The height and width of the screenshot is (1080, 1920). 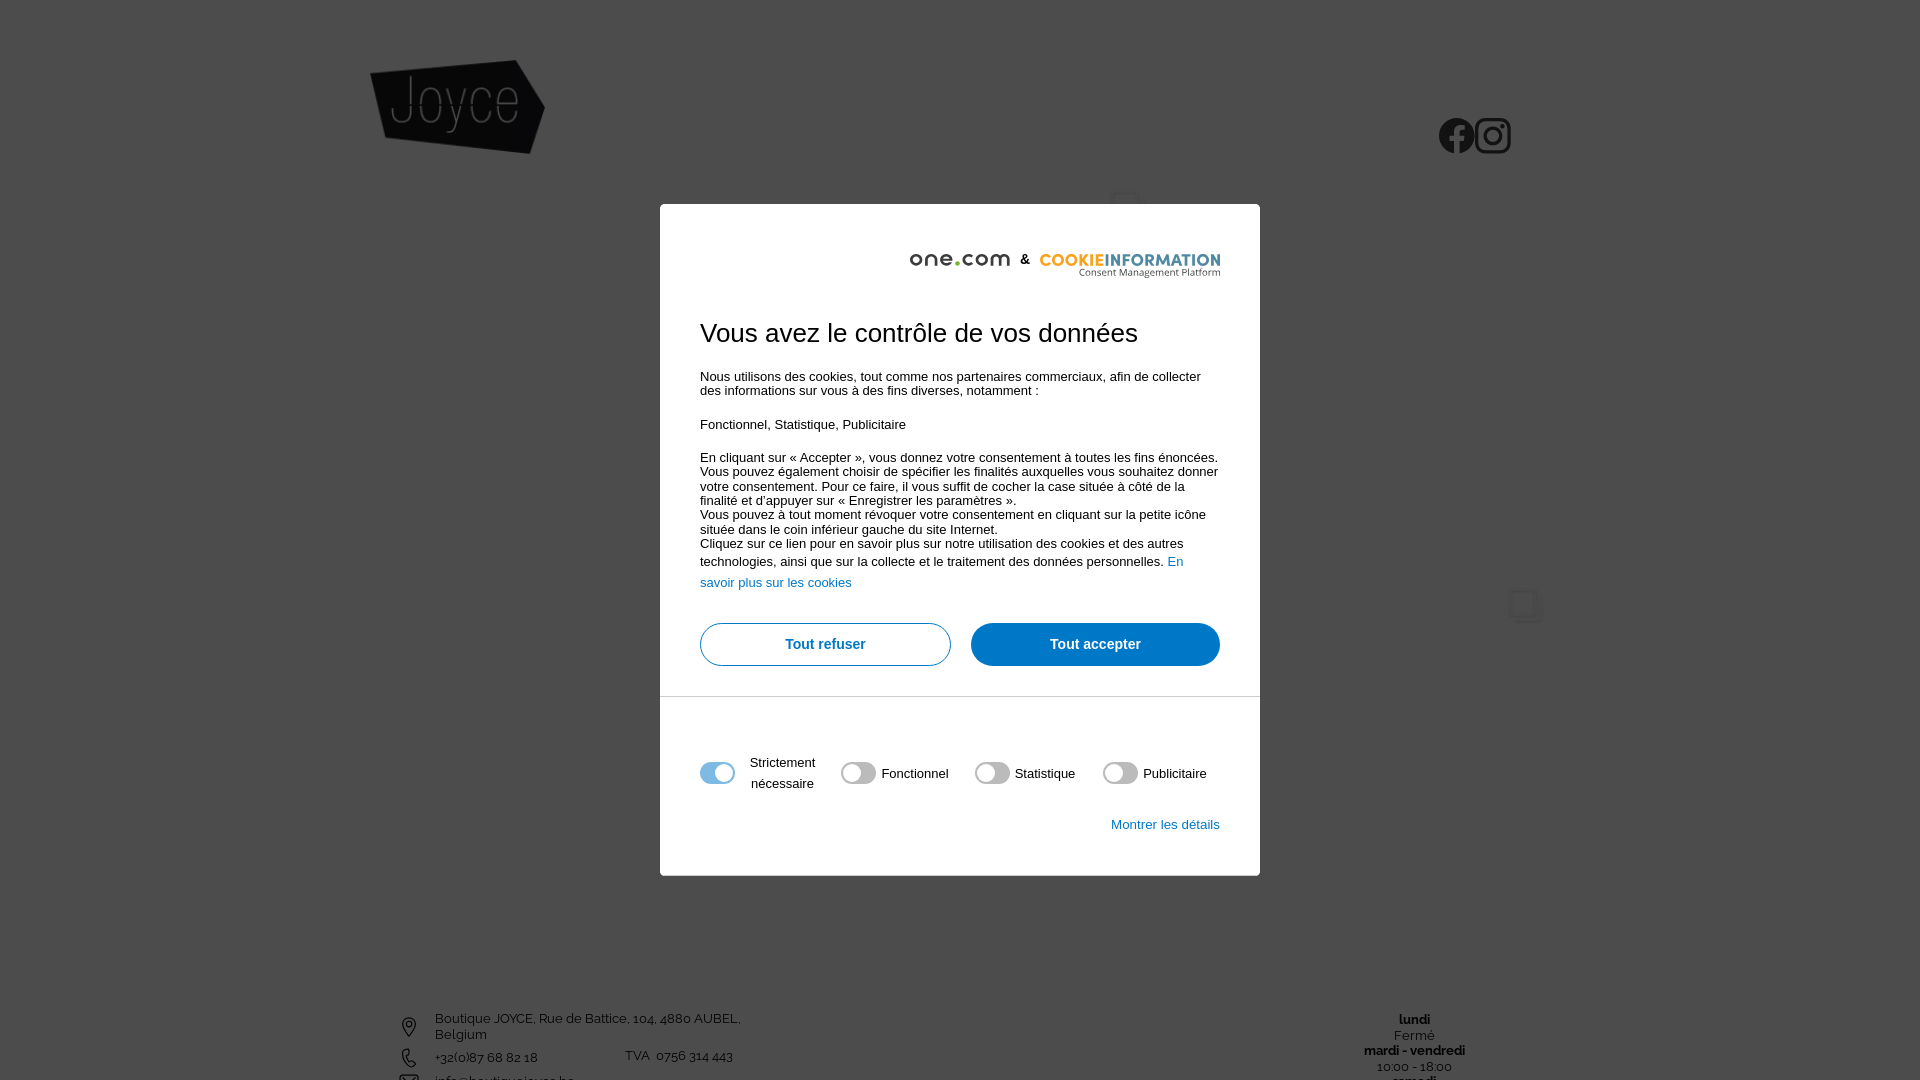 I want to click on 'Boutique JOYCE, Rue de Battice, 104, 4880 AUBEL, Belgium', so click(x=588, y=1026).